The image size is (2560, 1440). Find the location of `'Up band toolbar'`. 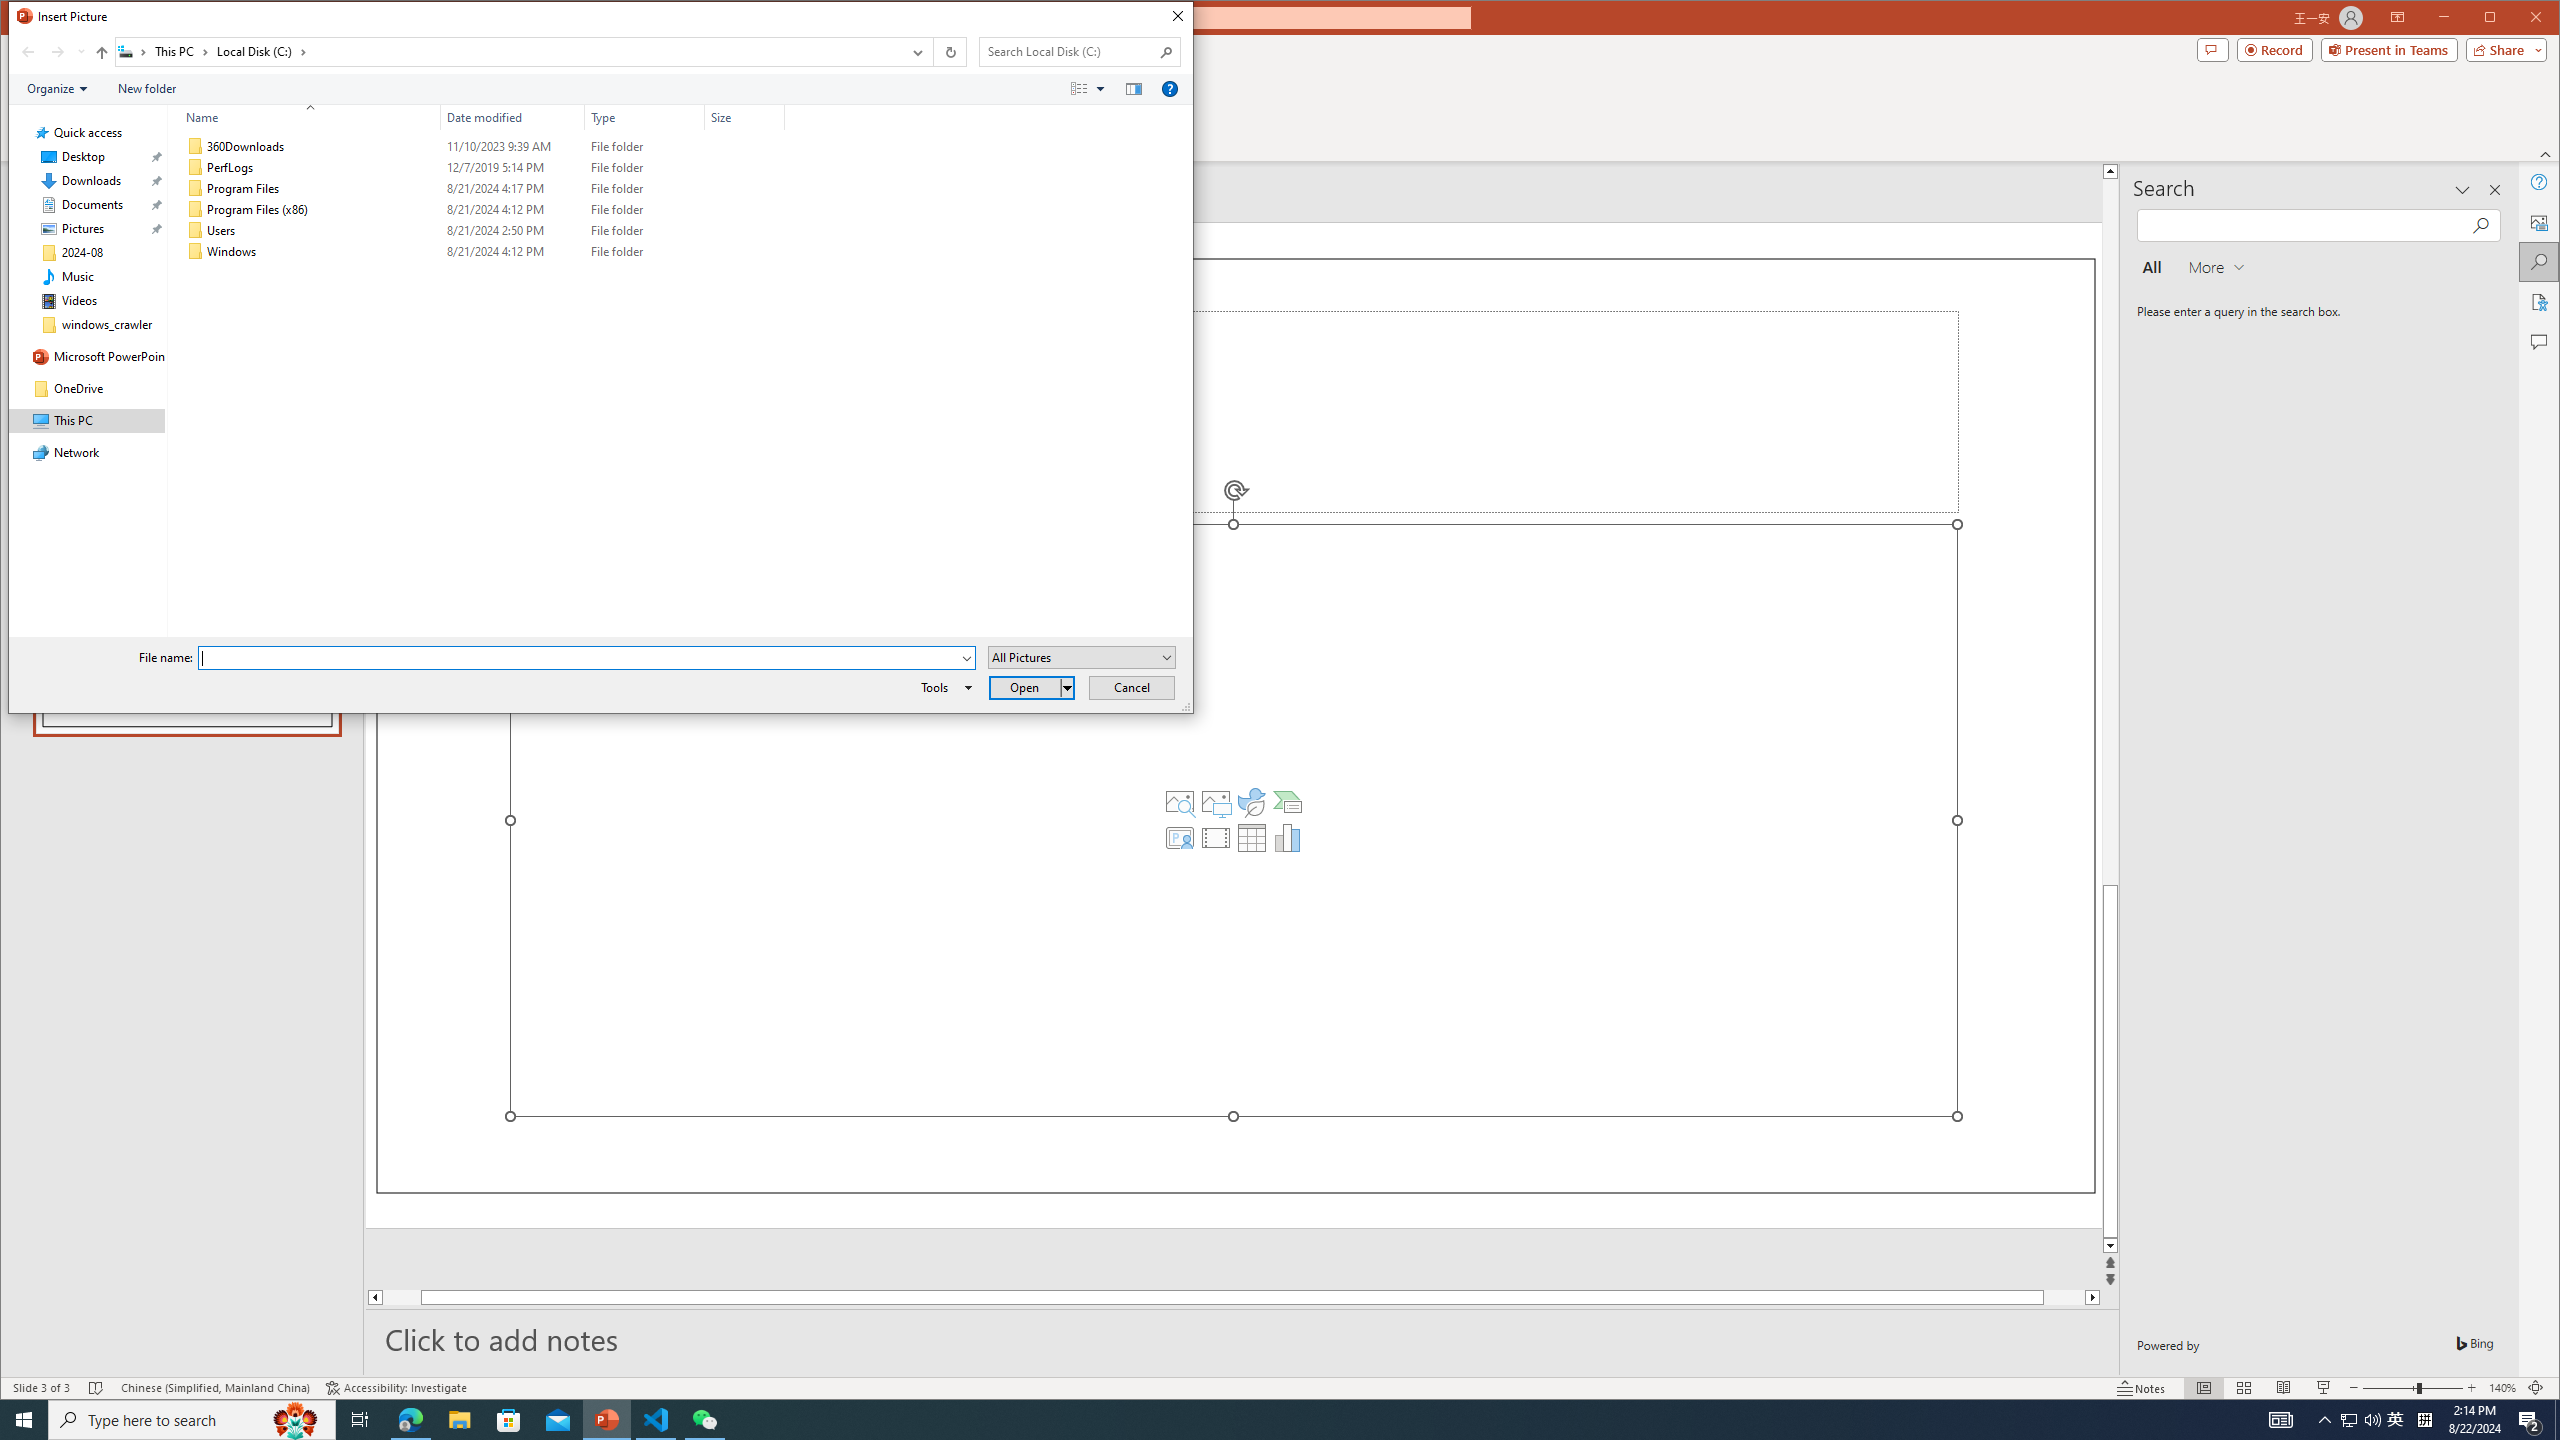

'Up band toolbar' is located at coordinates (101, 54).